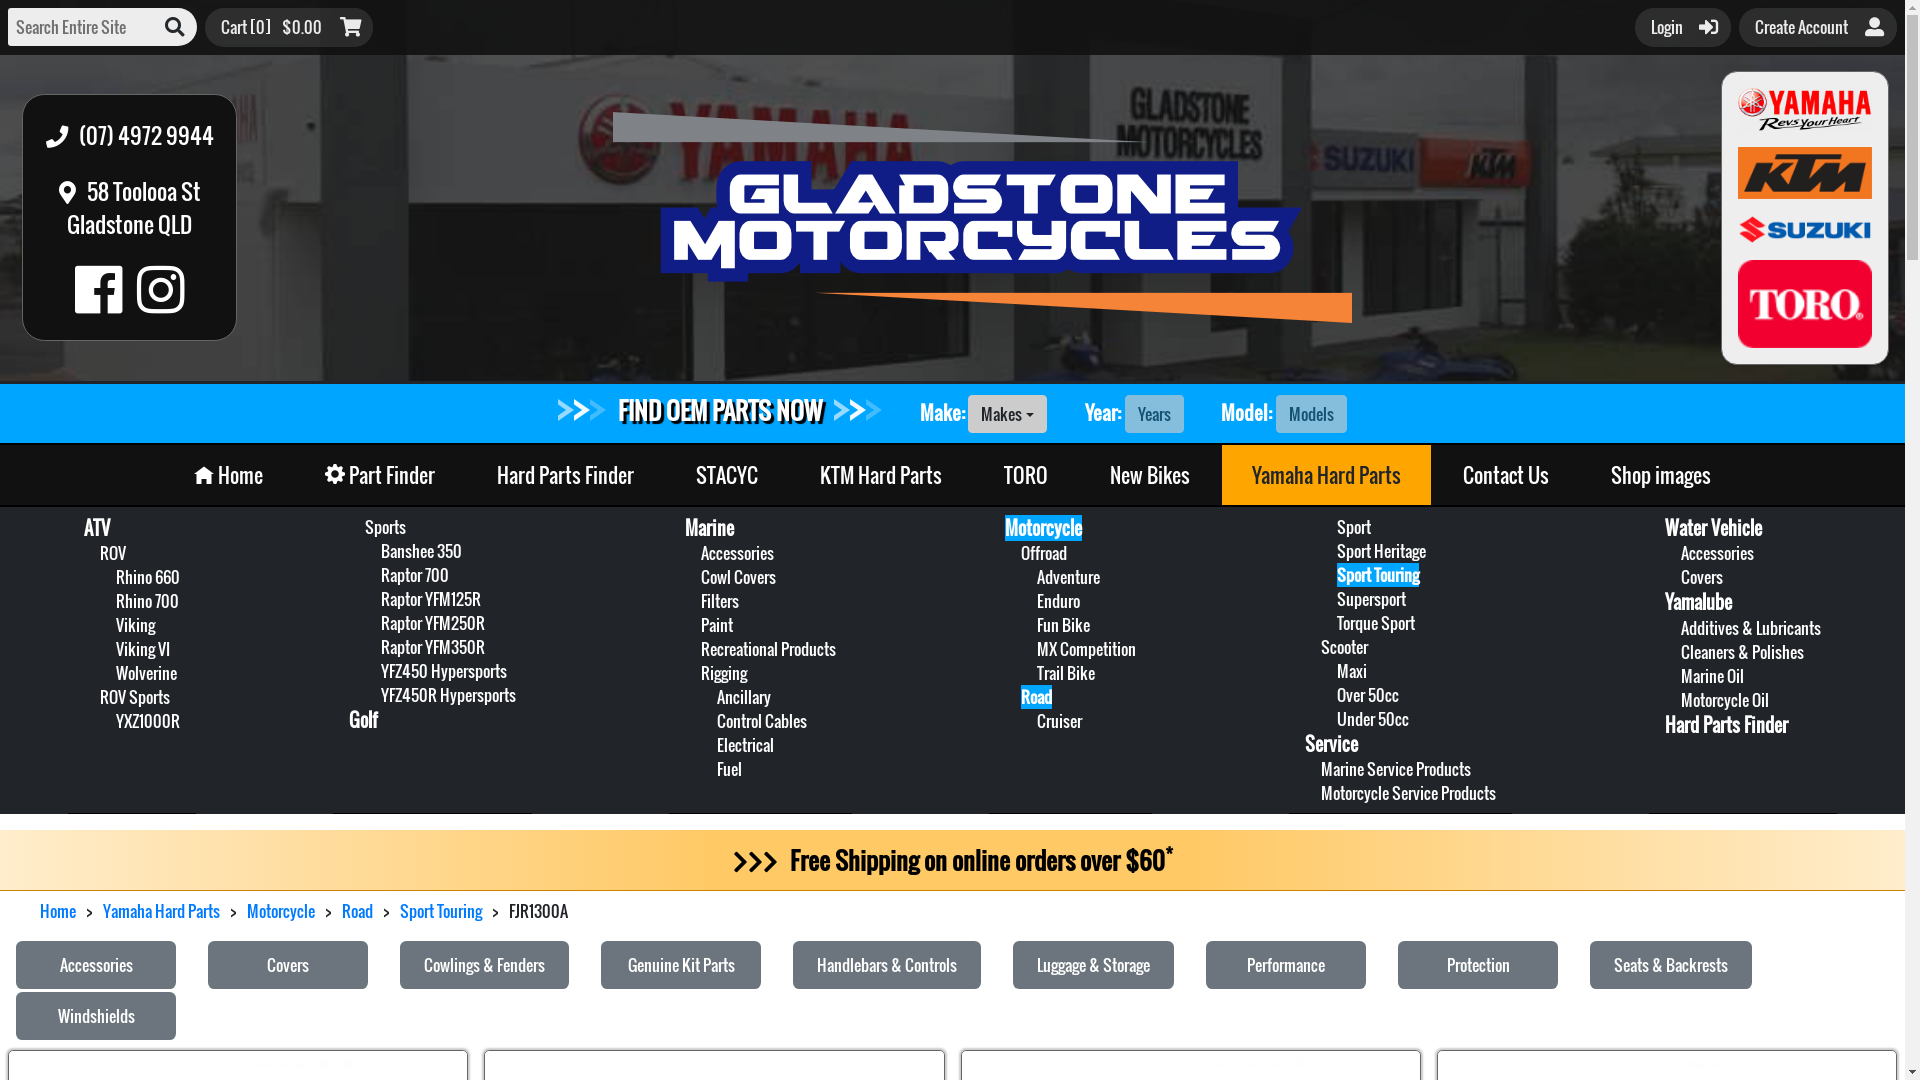 This screenshot has height=1080, width=1920. I want to click on 'Filters', so click(720, 600).